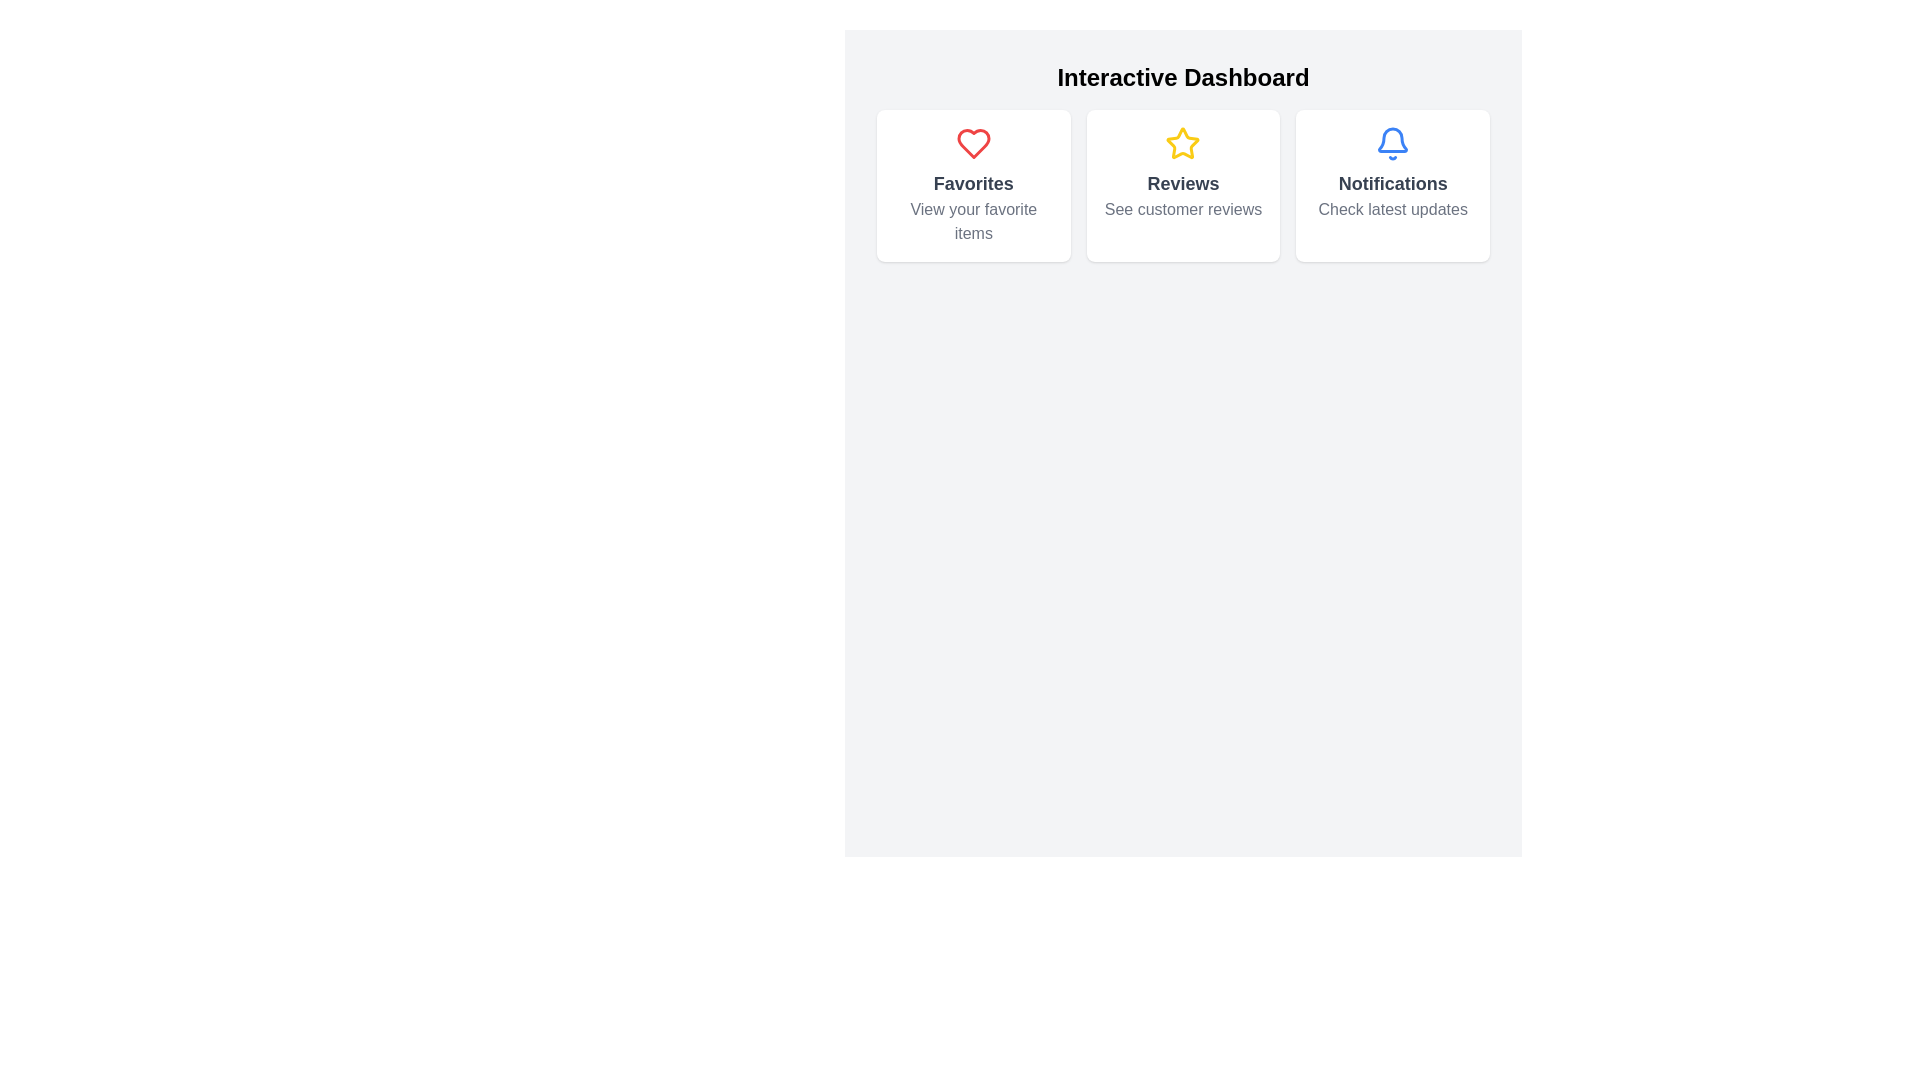 The height and width of the screenshot is (1080, 1920). I want to click on the Favorites icon located in the top-left card of the 'Interactive Dashboard', centered above the label 'Favorites', so click(973, 142).